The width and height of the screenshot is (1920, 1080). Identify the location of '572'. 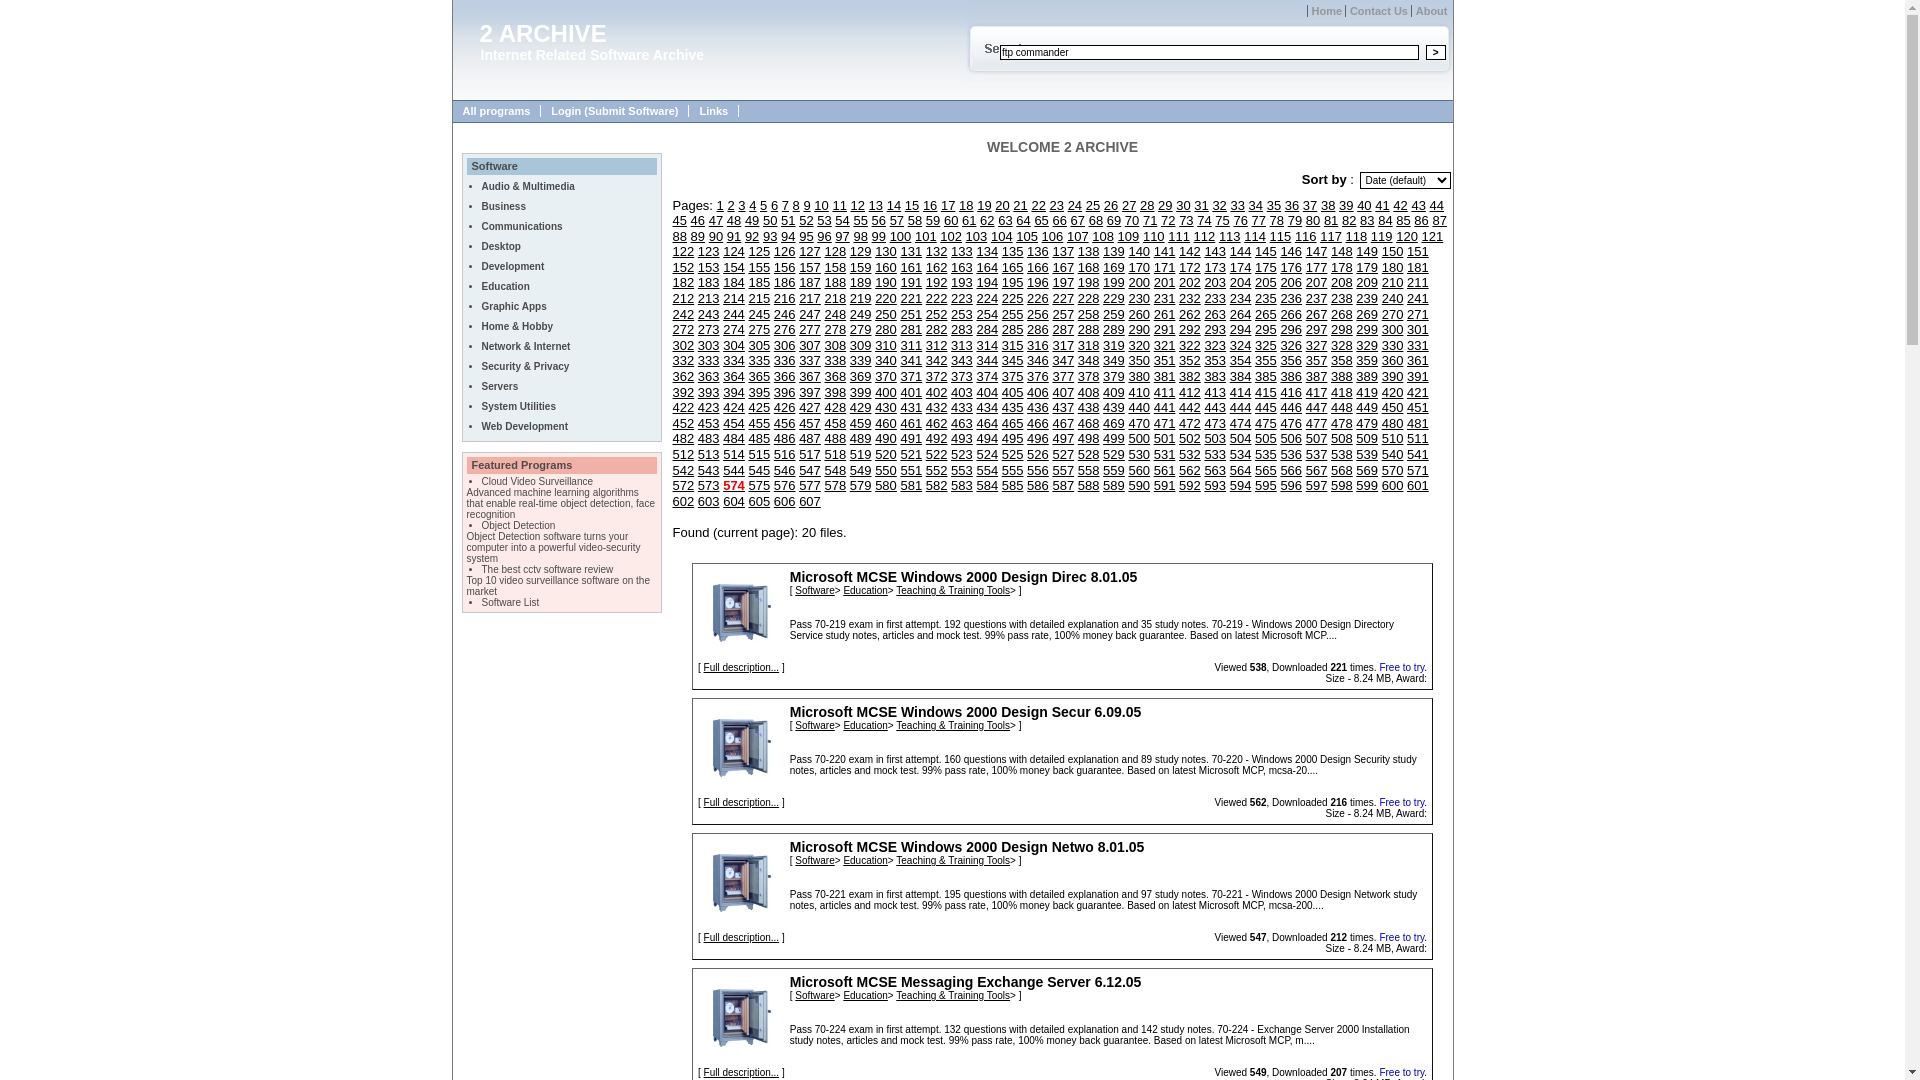
(672, 485).